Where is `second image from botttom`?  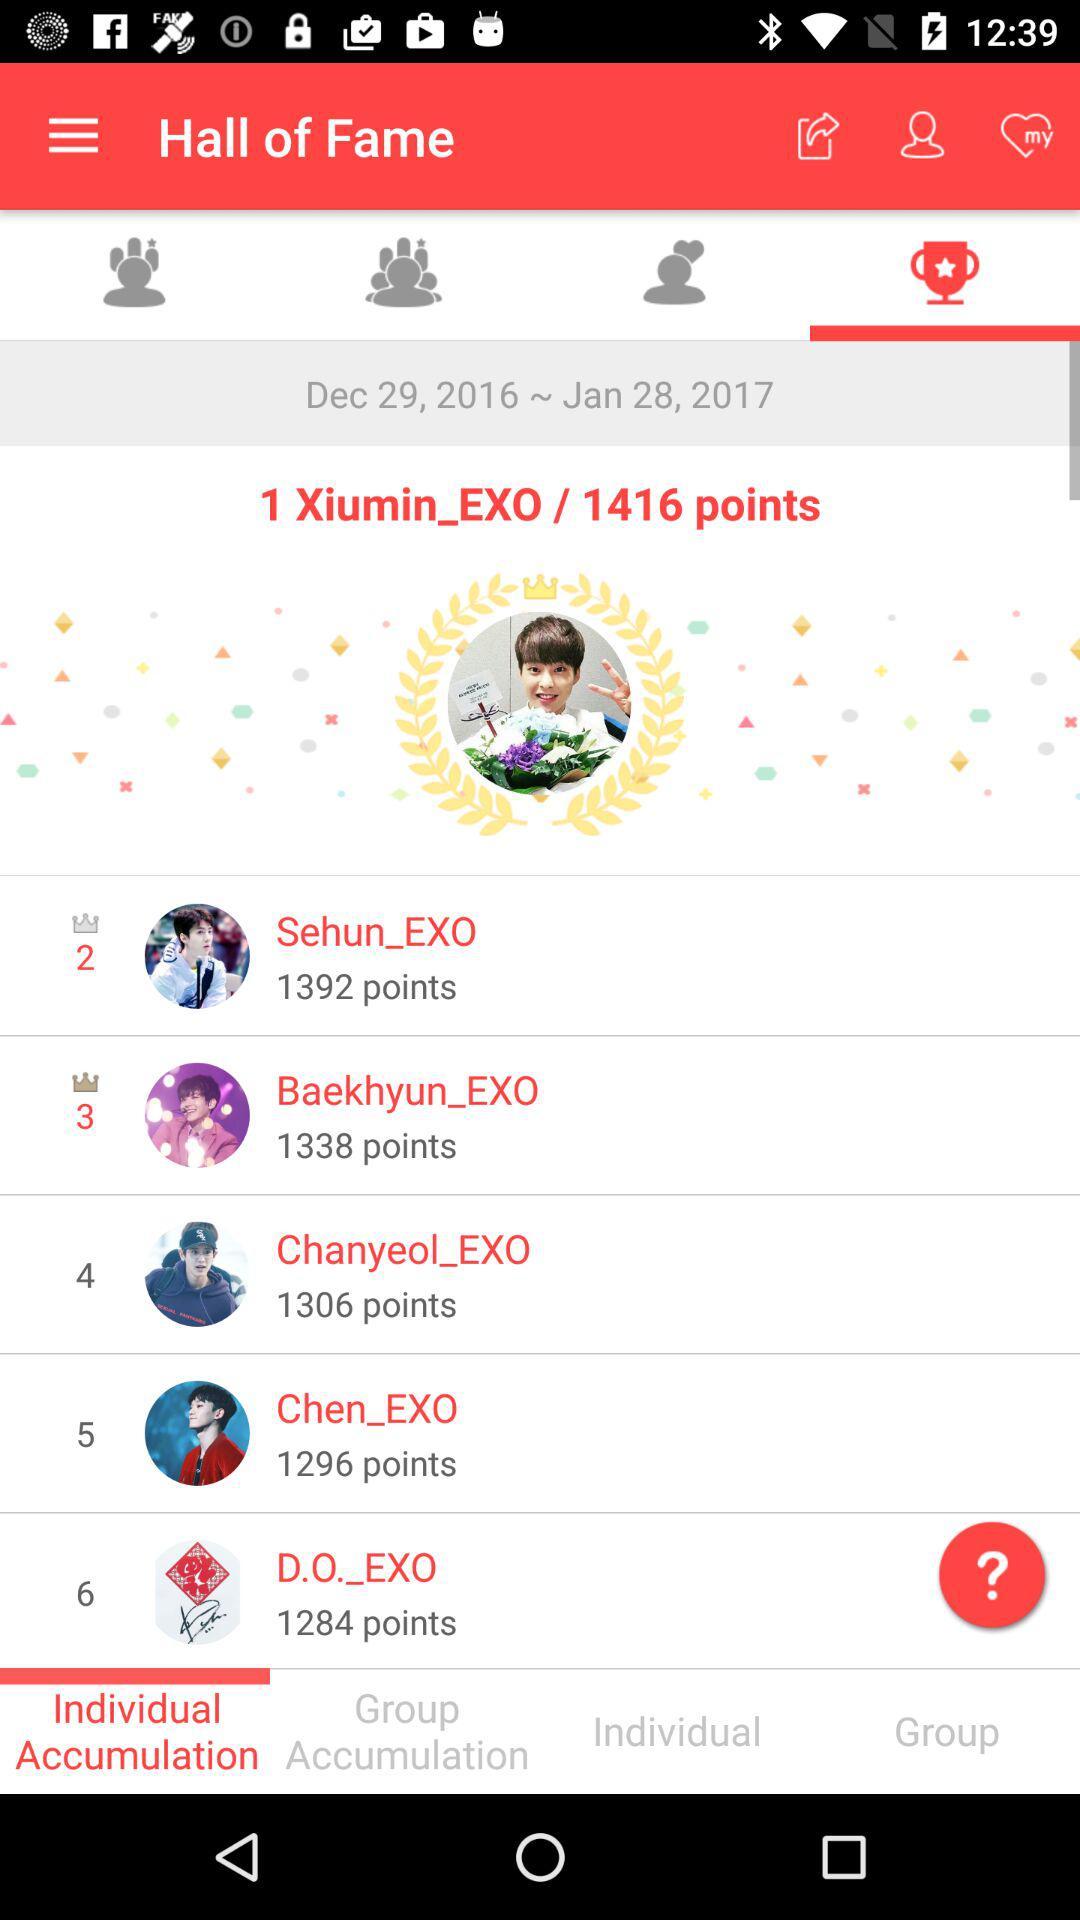
second image from botttom is located at coordinates (197, 1432).